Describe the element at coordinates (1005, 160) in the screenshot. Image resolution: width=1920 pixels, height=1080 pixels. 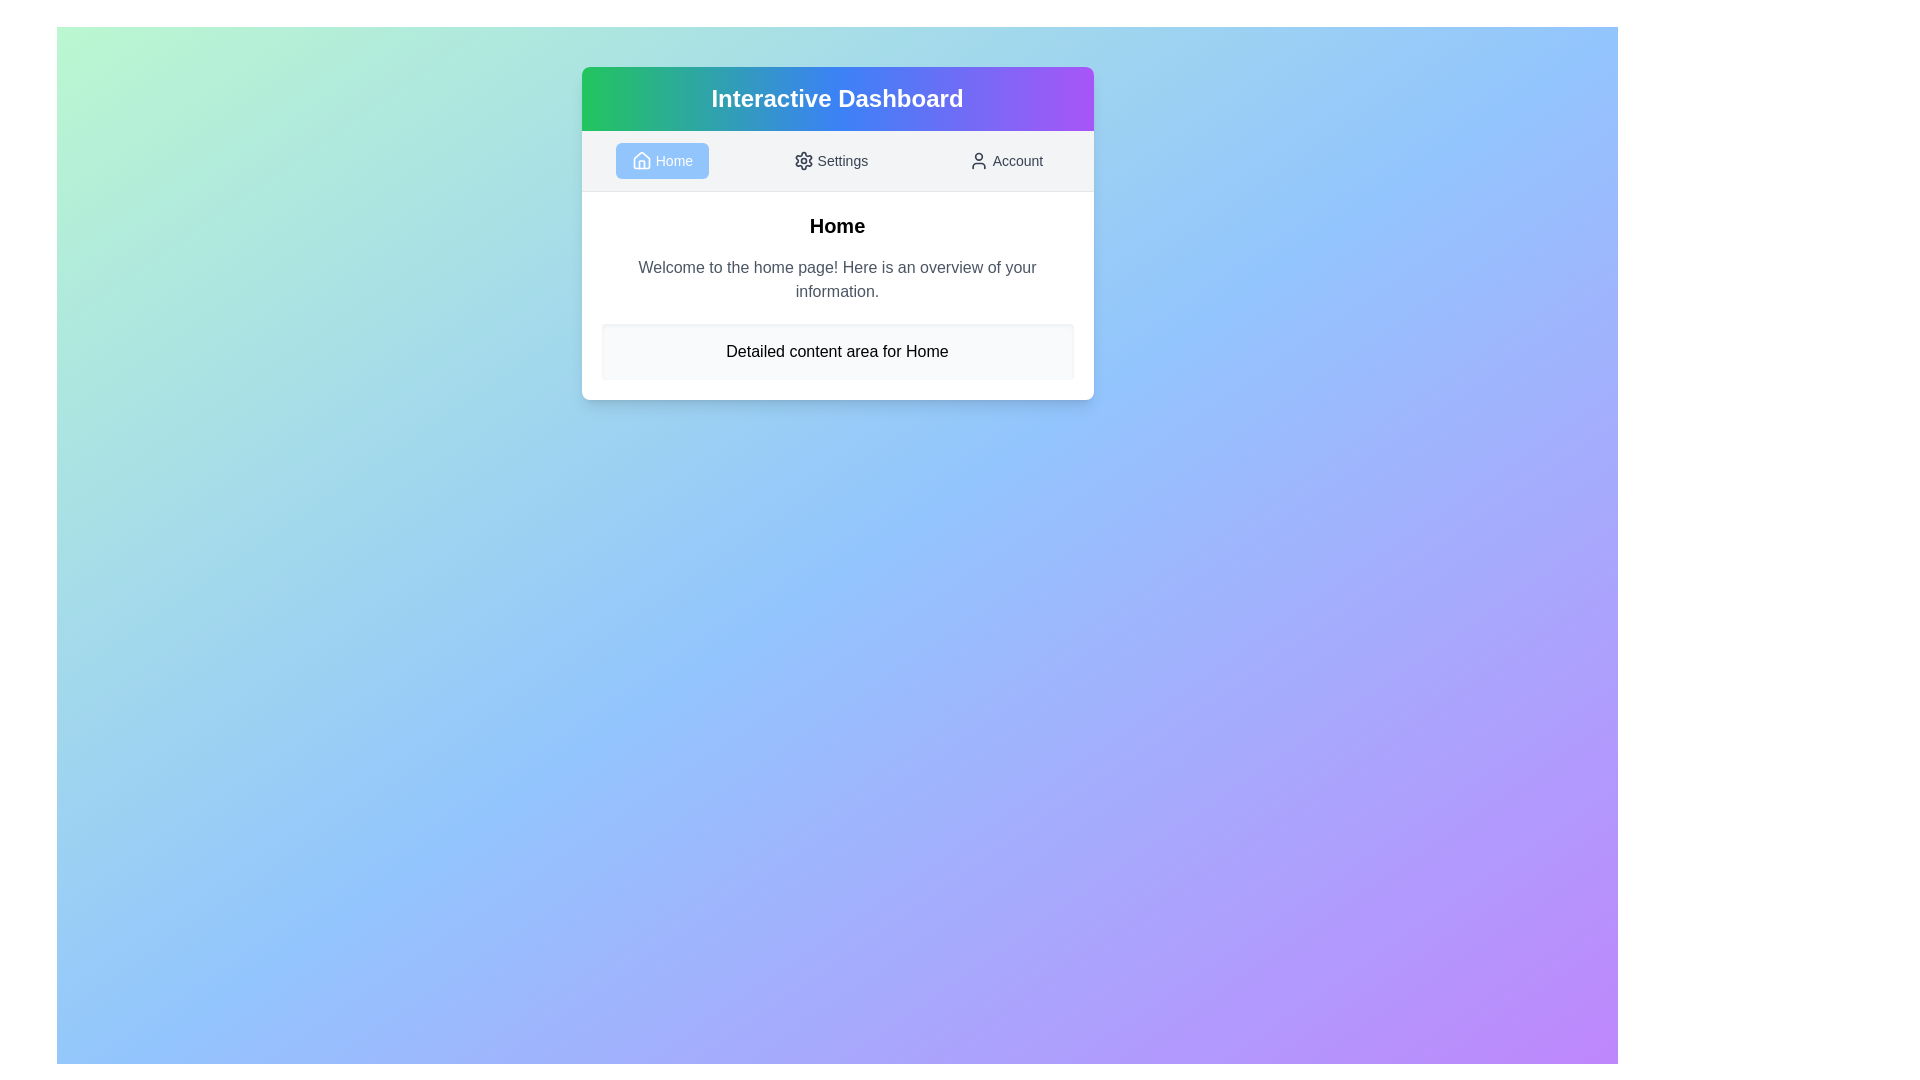
I see `the tab button labeled Account to switch to the respective tab` at that location.